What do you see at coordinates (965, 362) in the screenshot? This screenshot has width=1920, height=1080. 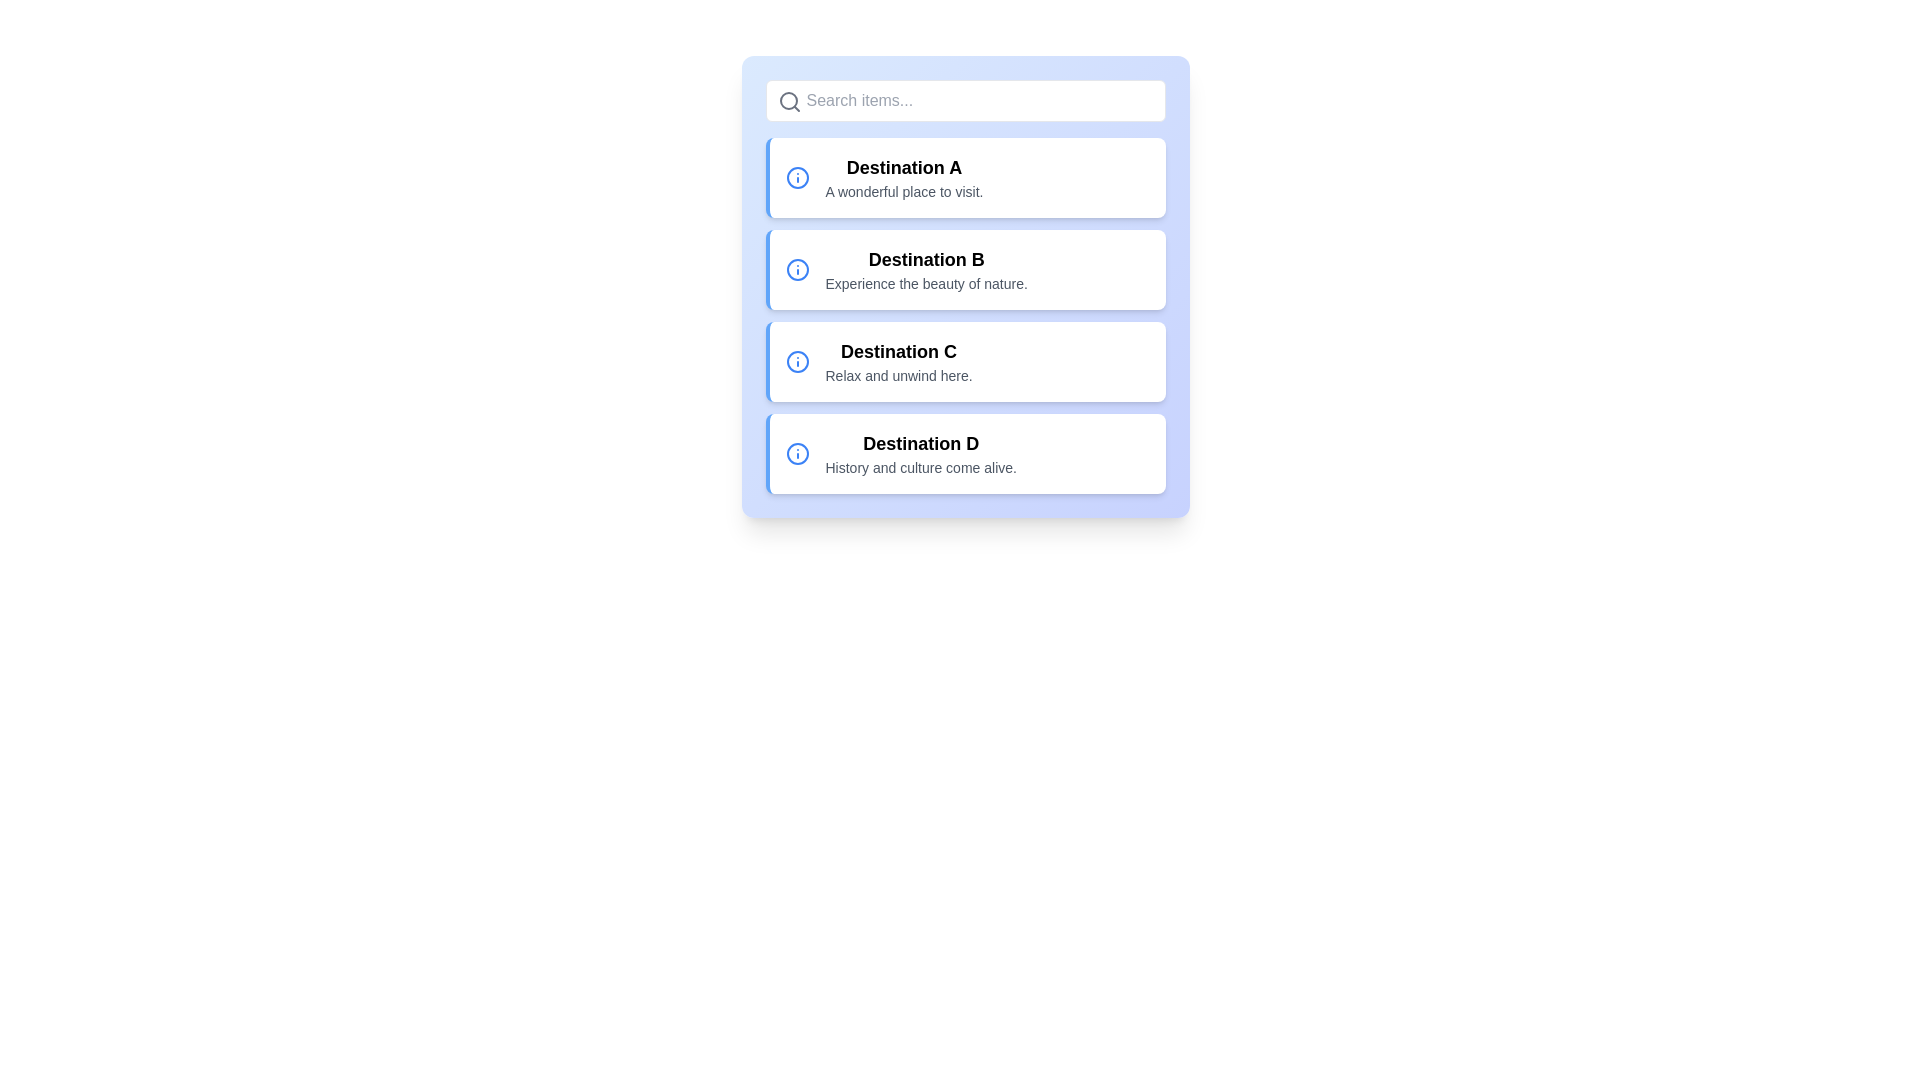 I see `the card displaying 'Destination C', which is the third card in a vertical stack of cards` at bounding box center [965, 362].